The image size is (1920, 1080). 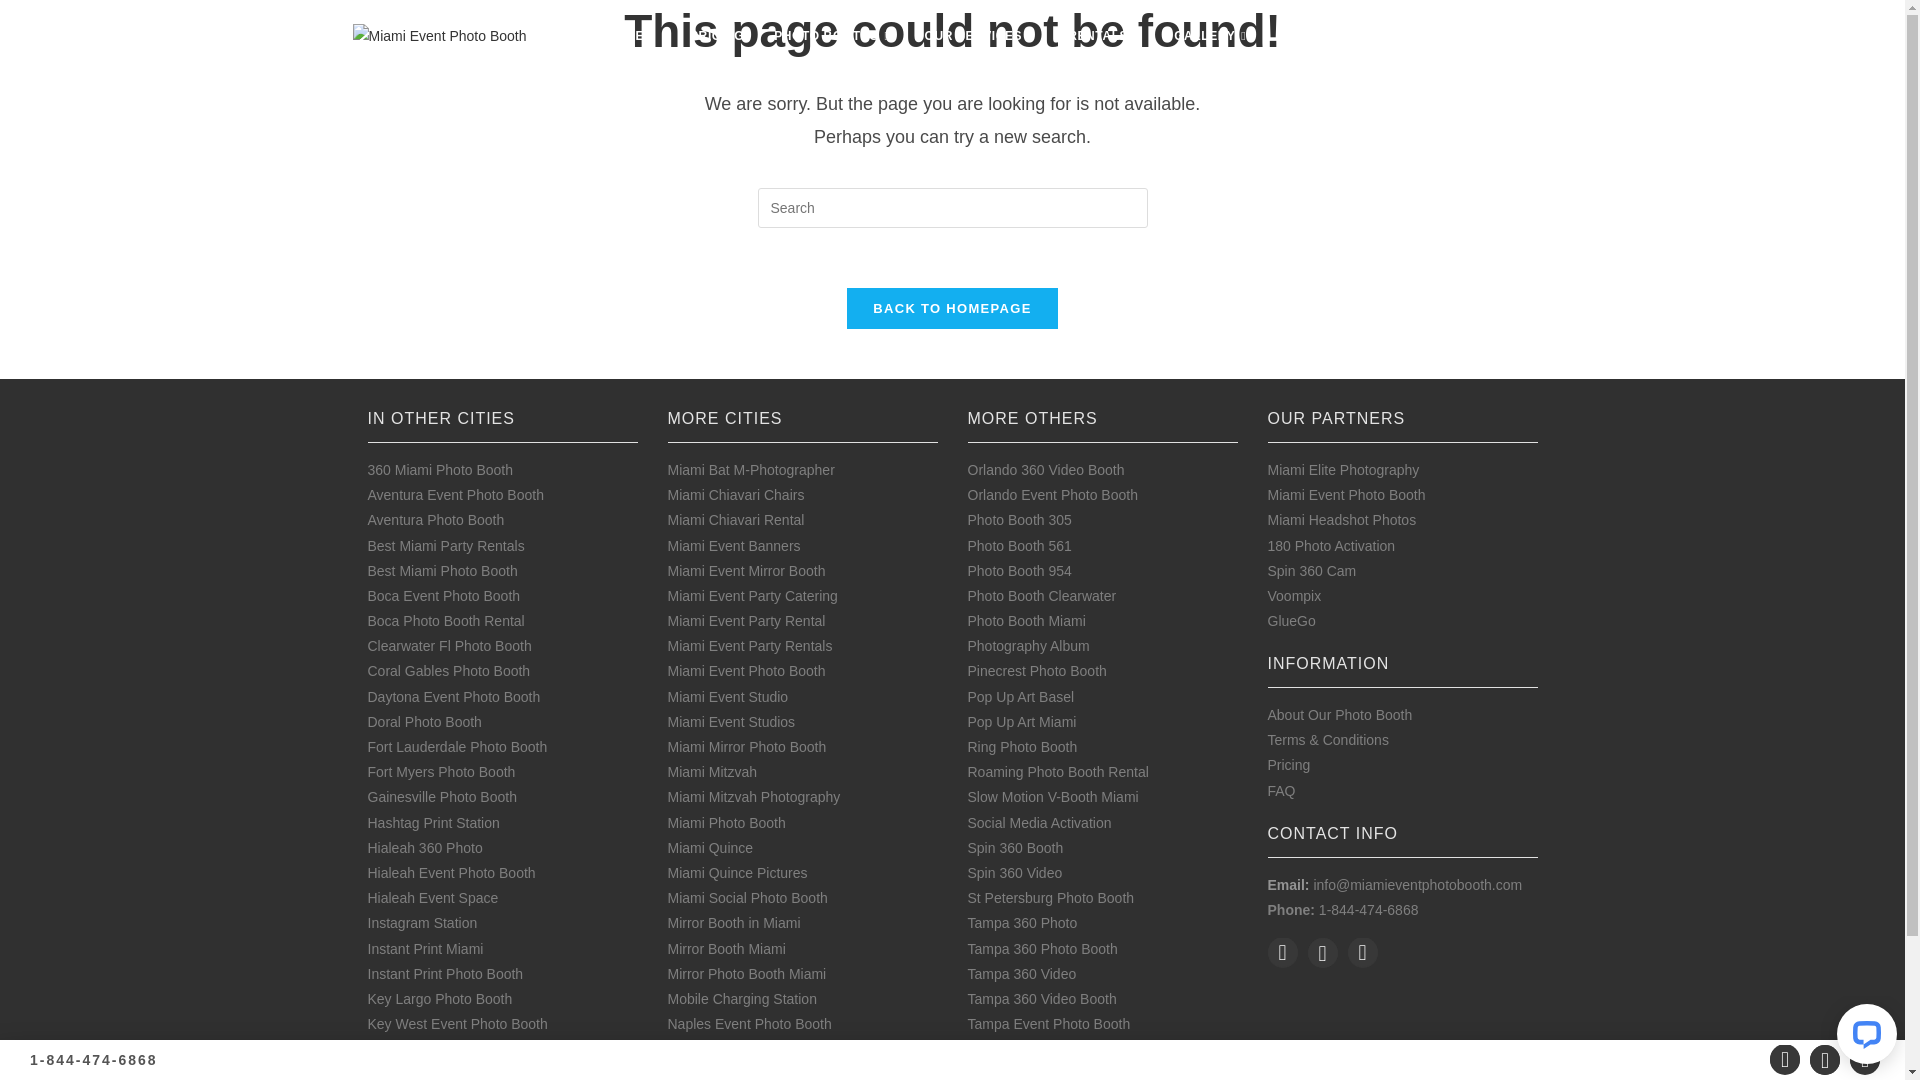 I want to click on 'Instagram Station', so click(x=421, y=922).